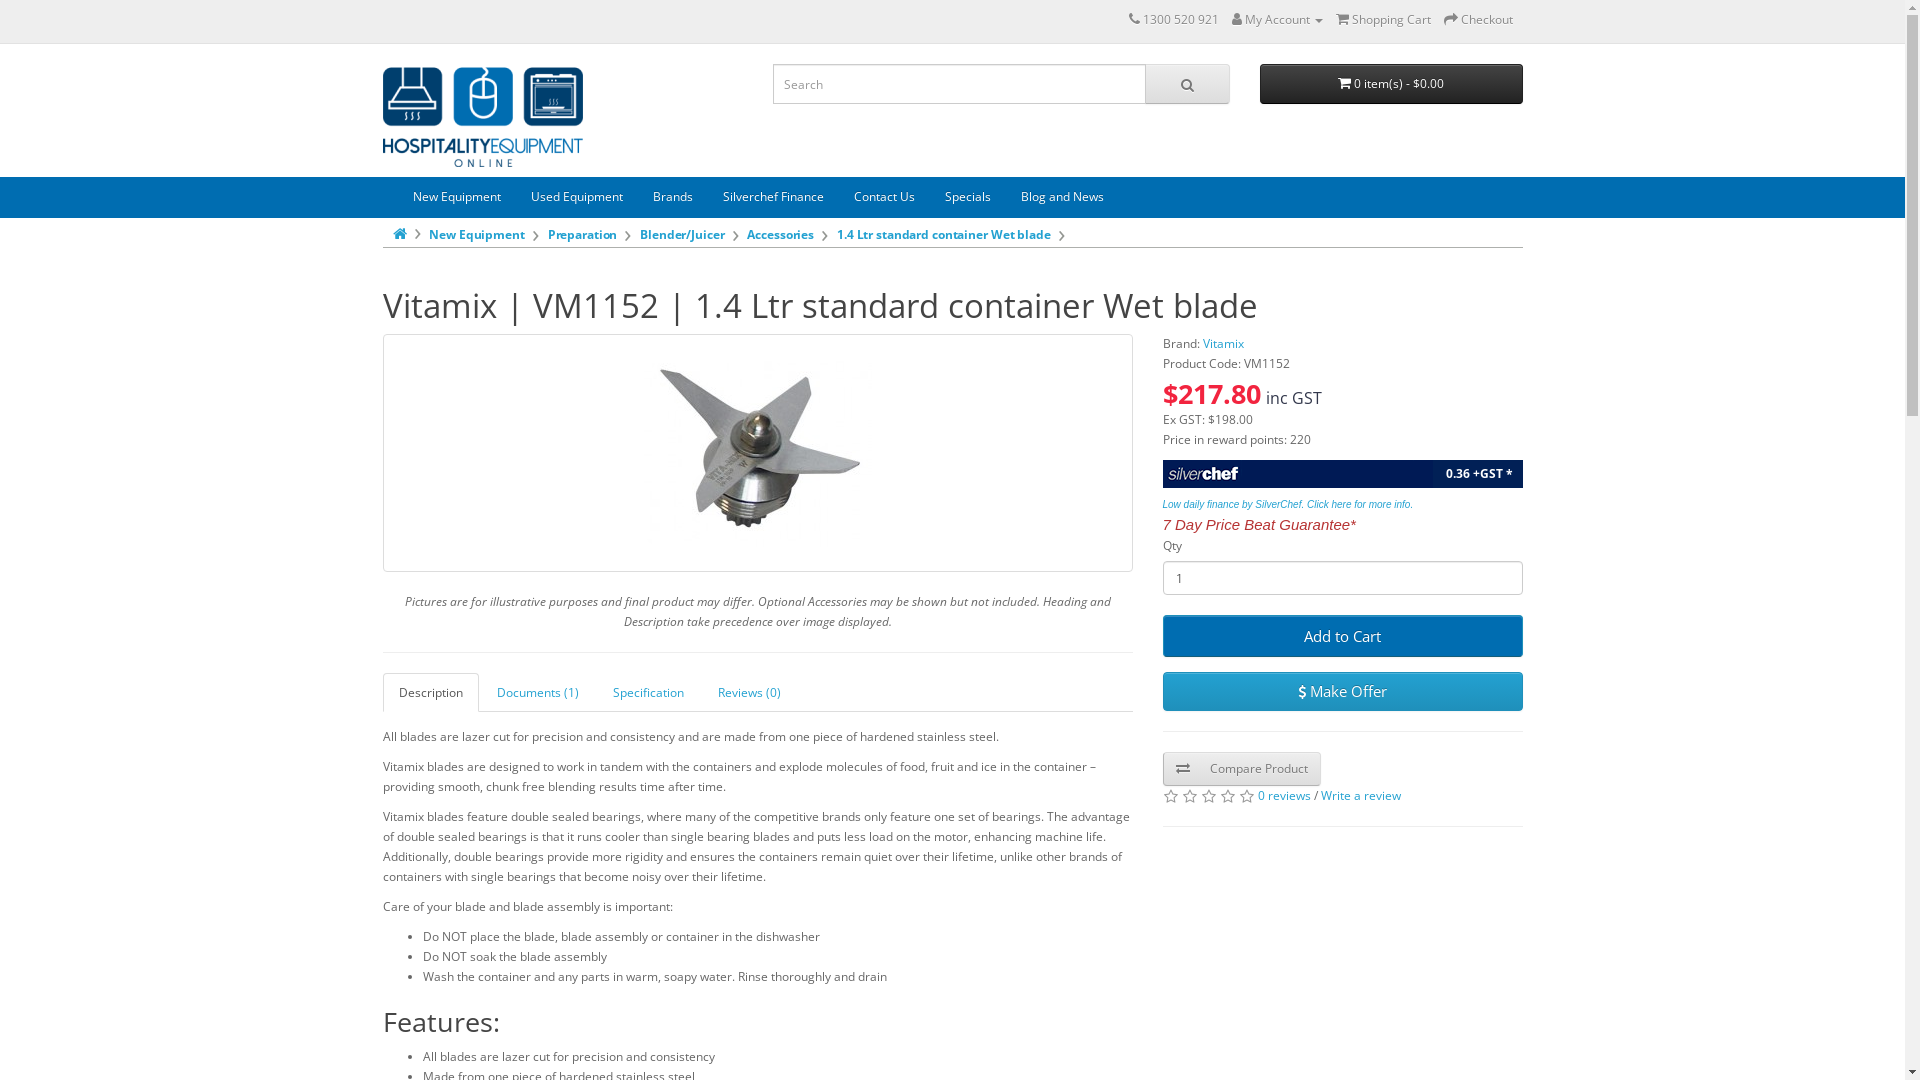 Image resolution: width=1920 pixels, height=1080 pixels. What do you see at coordinates (575, 196) in the screenshot?
I see `'Used Equipment'` at bounding box center [575, 196].